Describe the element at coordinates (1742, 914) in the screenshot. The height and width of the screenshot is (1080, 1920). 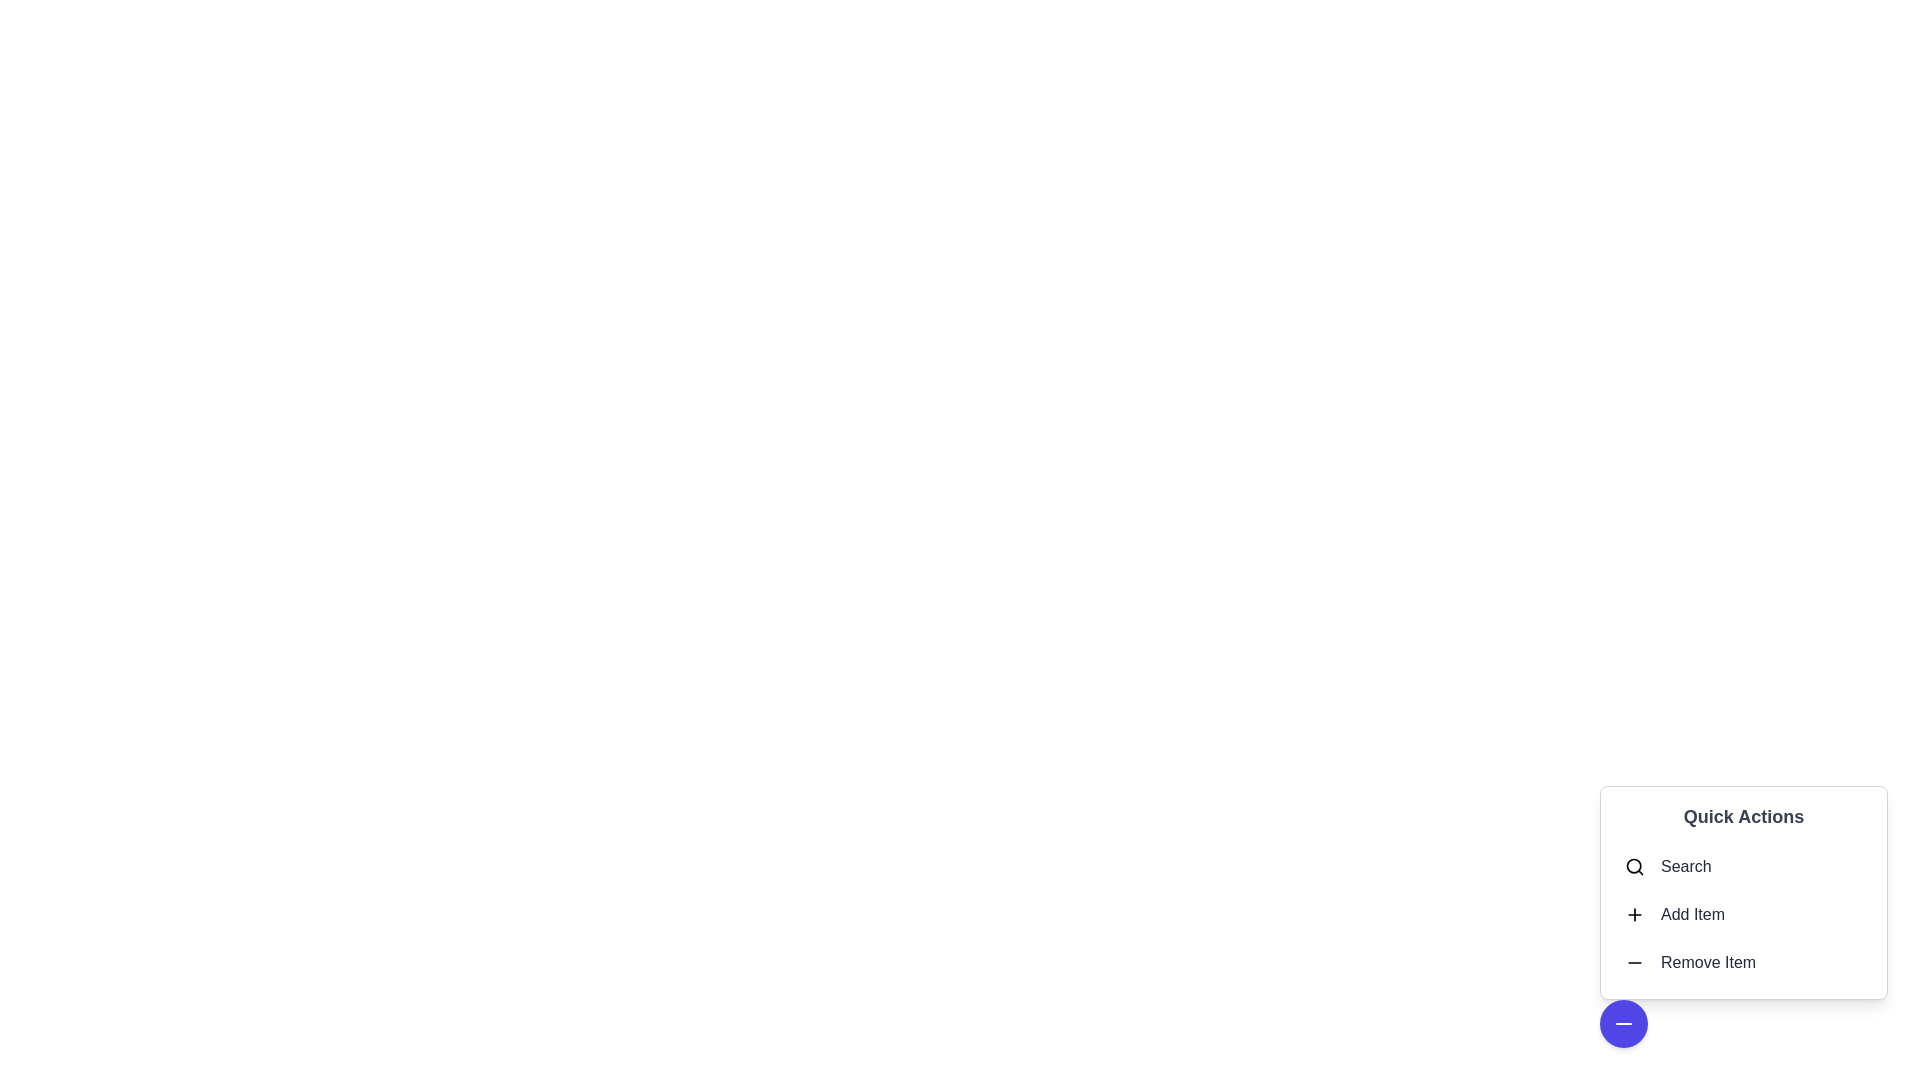
I see `the 'Add Item' button, which features a plus sign icon and is located in the vertical quick actions menu` at that location.